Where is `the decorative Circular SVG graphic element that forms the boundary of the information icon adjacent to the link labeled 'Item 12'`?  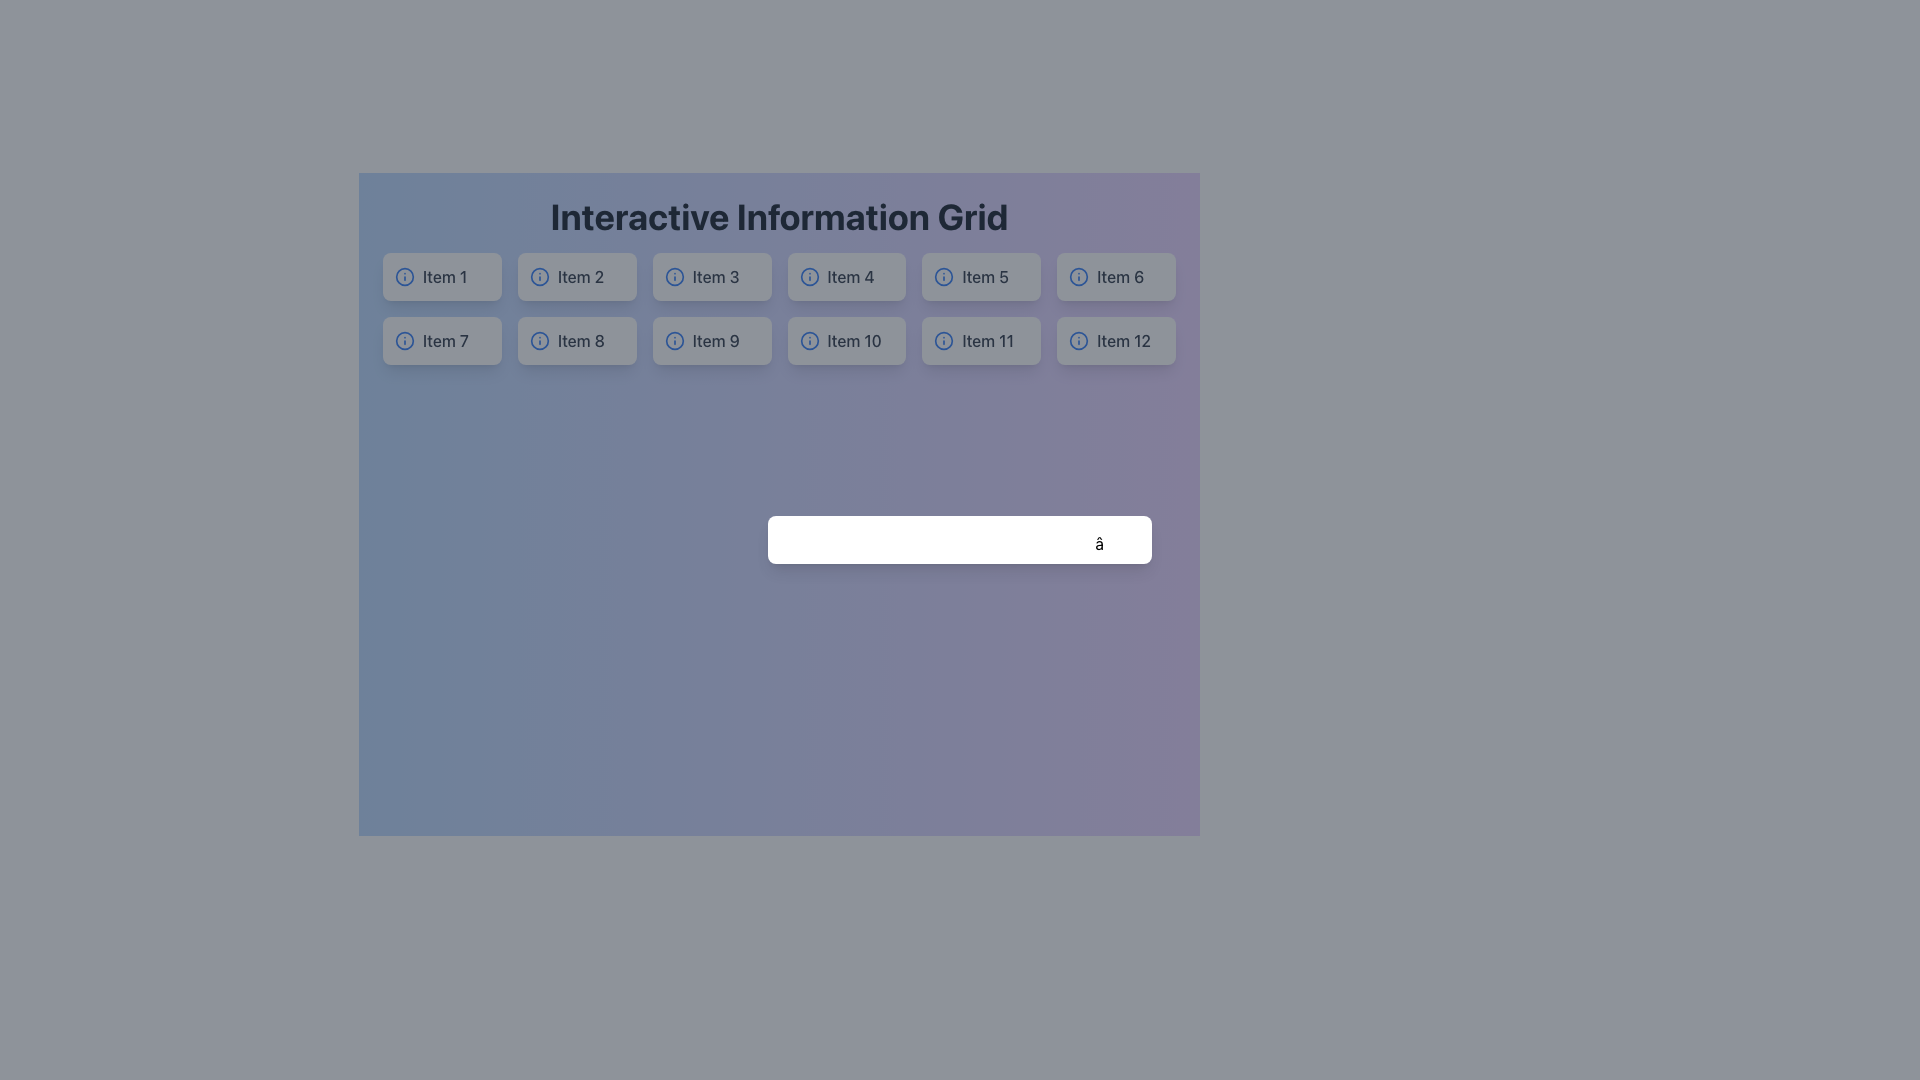
the decorative Circular SVG graphic element that forms the boundary of the information icon adjacent to the link labeled 'Item 12' is located at coordinates (1078, 339).